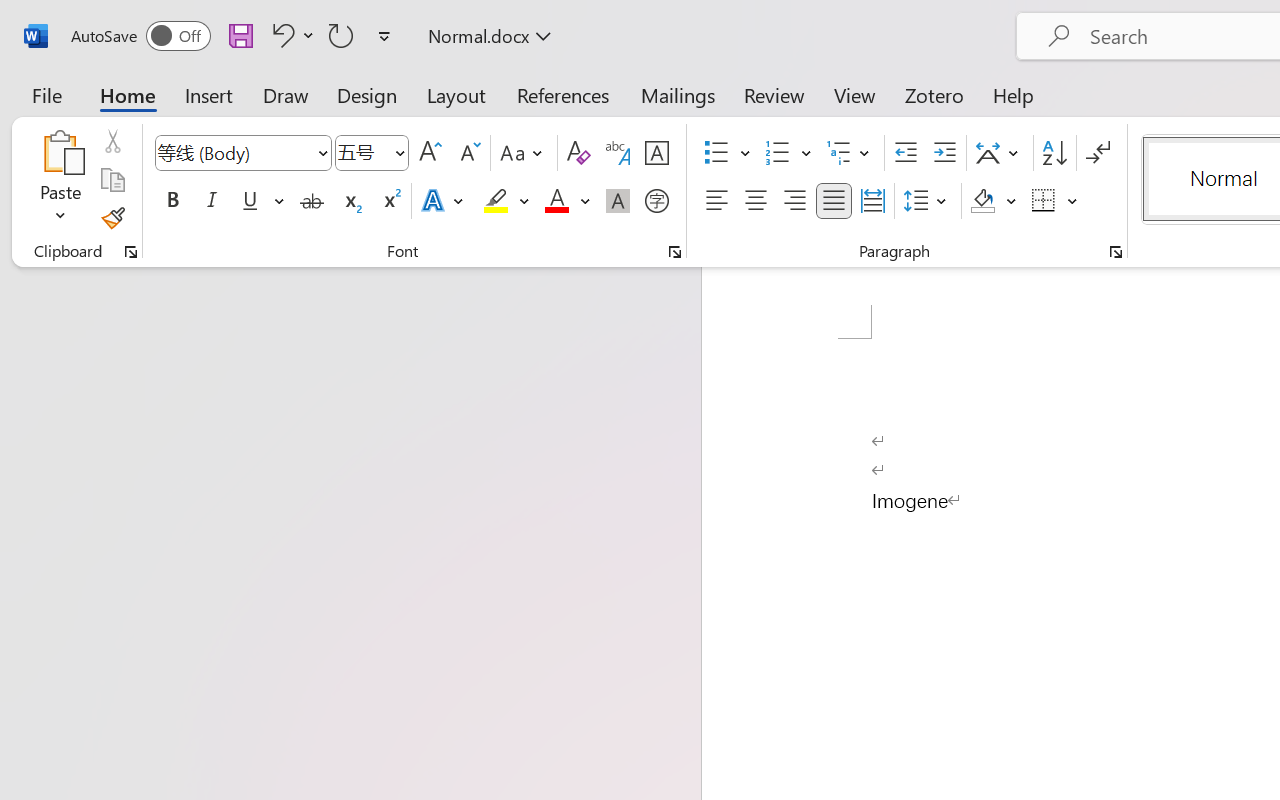 The image size is (1280, 800). Describe the element at coordinates (172, 201) in the screenshot. I see `'Bold'` at that location.